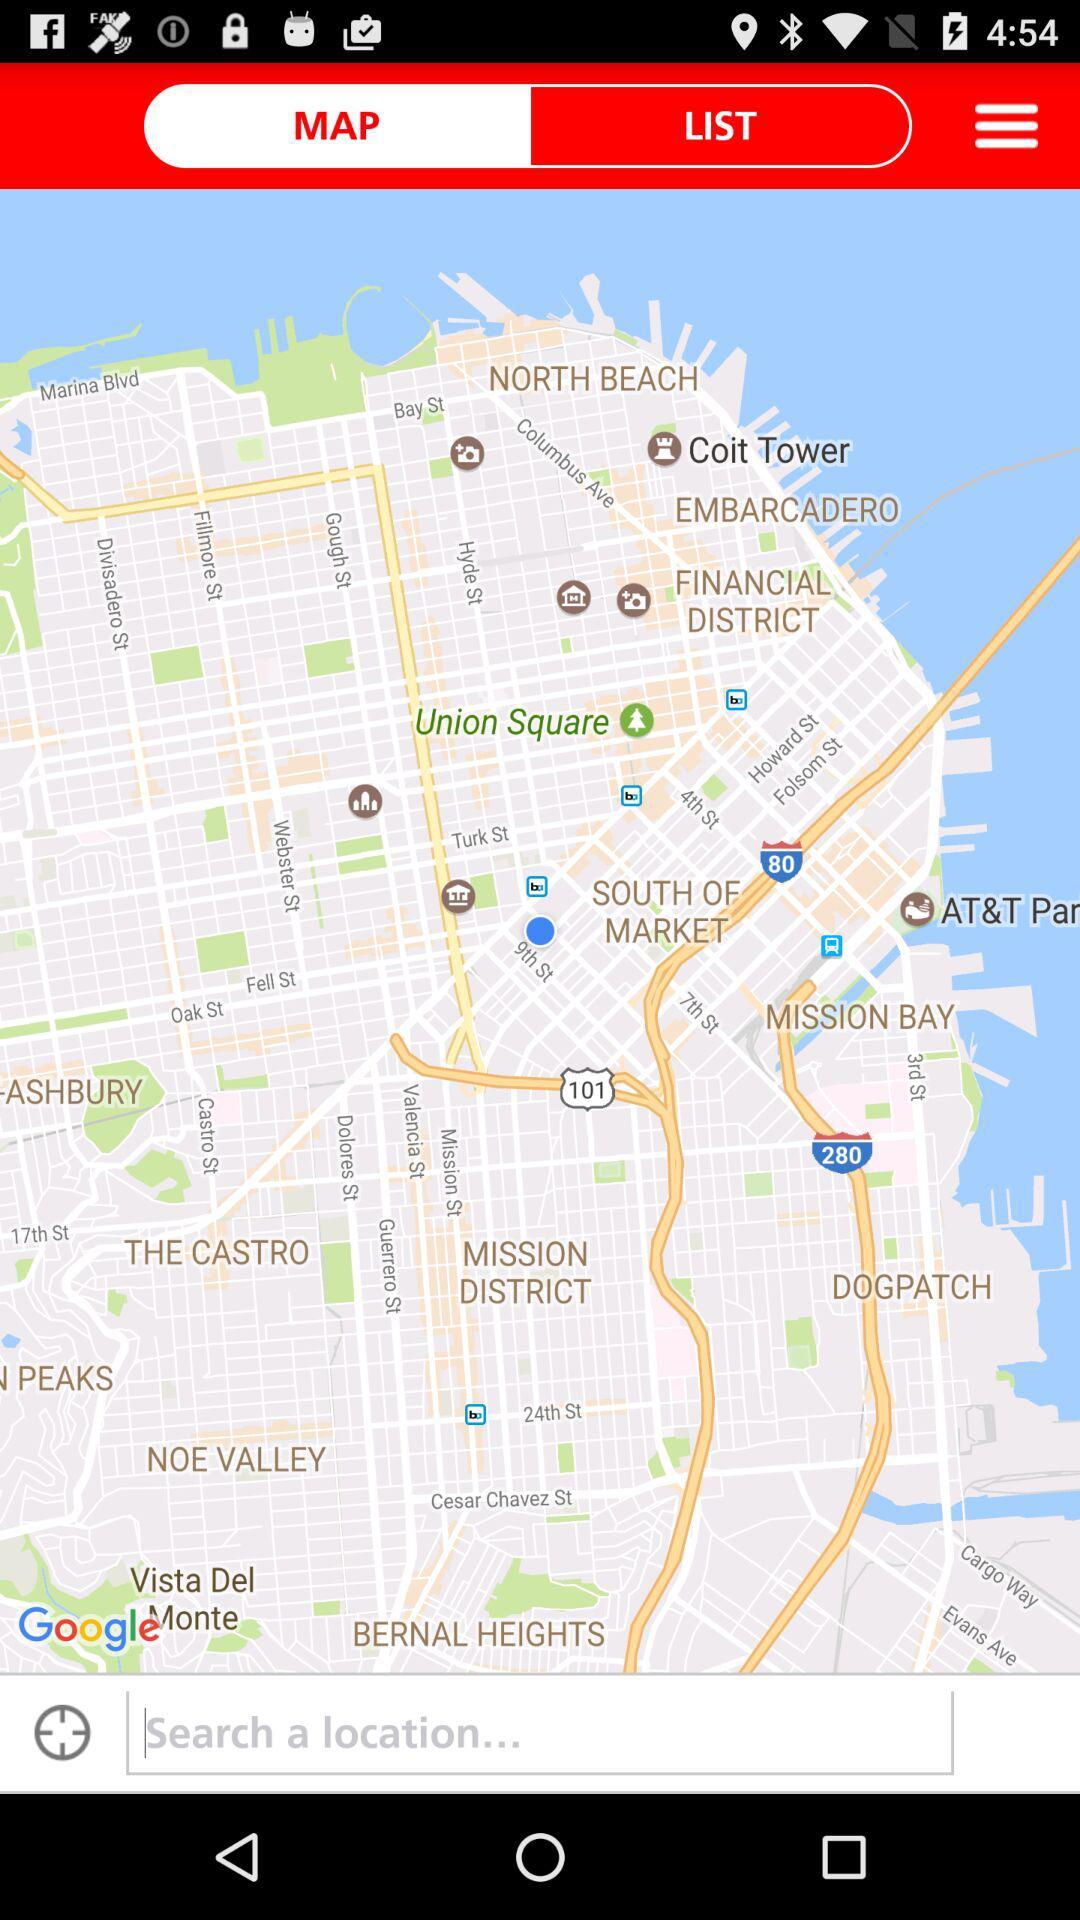 The image size is (1080, 1920). I want to click on icon to the right of the map, so click(720, 124).